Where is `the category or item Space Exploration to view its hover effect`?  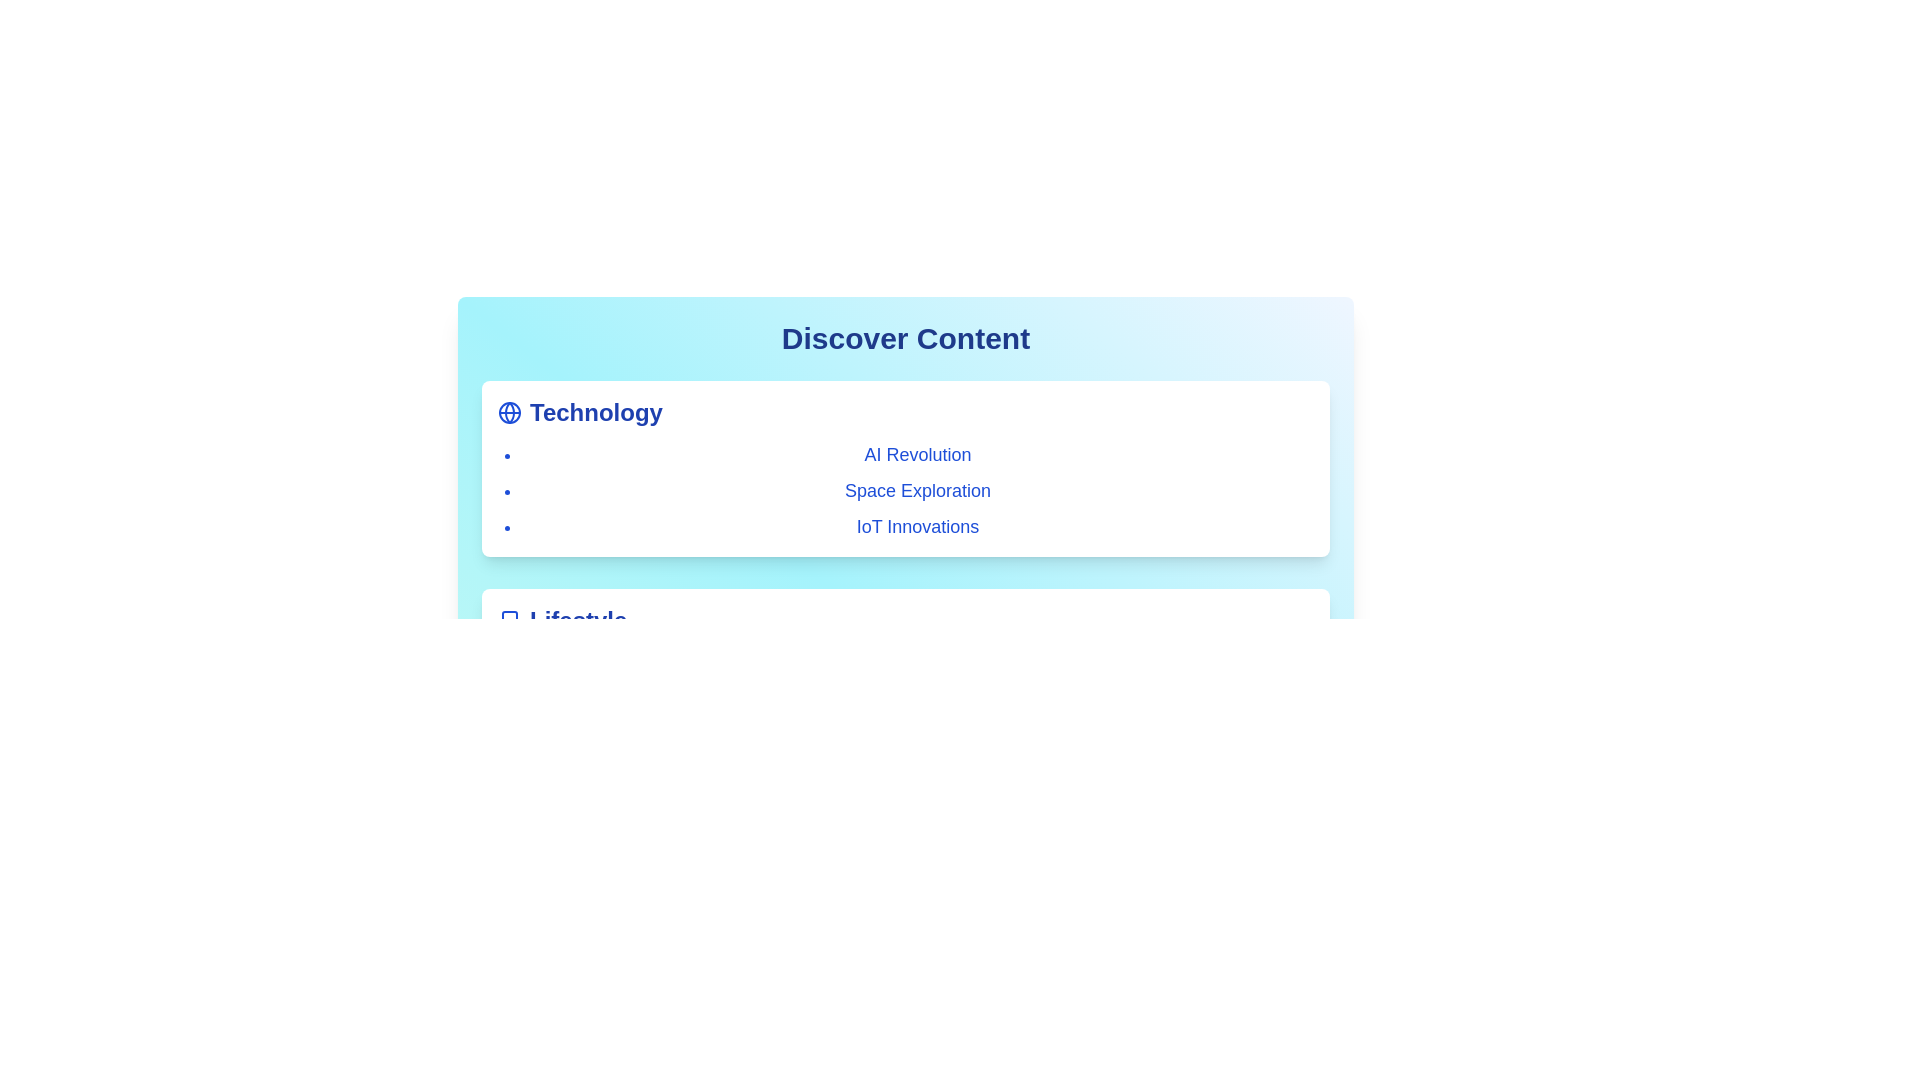
the category or item Space Exploration to view its hover effect is located at coordinates (916, 490).